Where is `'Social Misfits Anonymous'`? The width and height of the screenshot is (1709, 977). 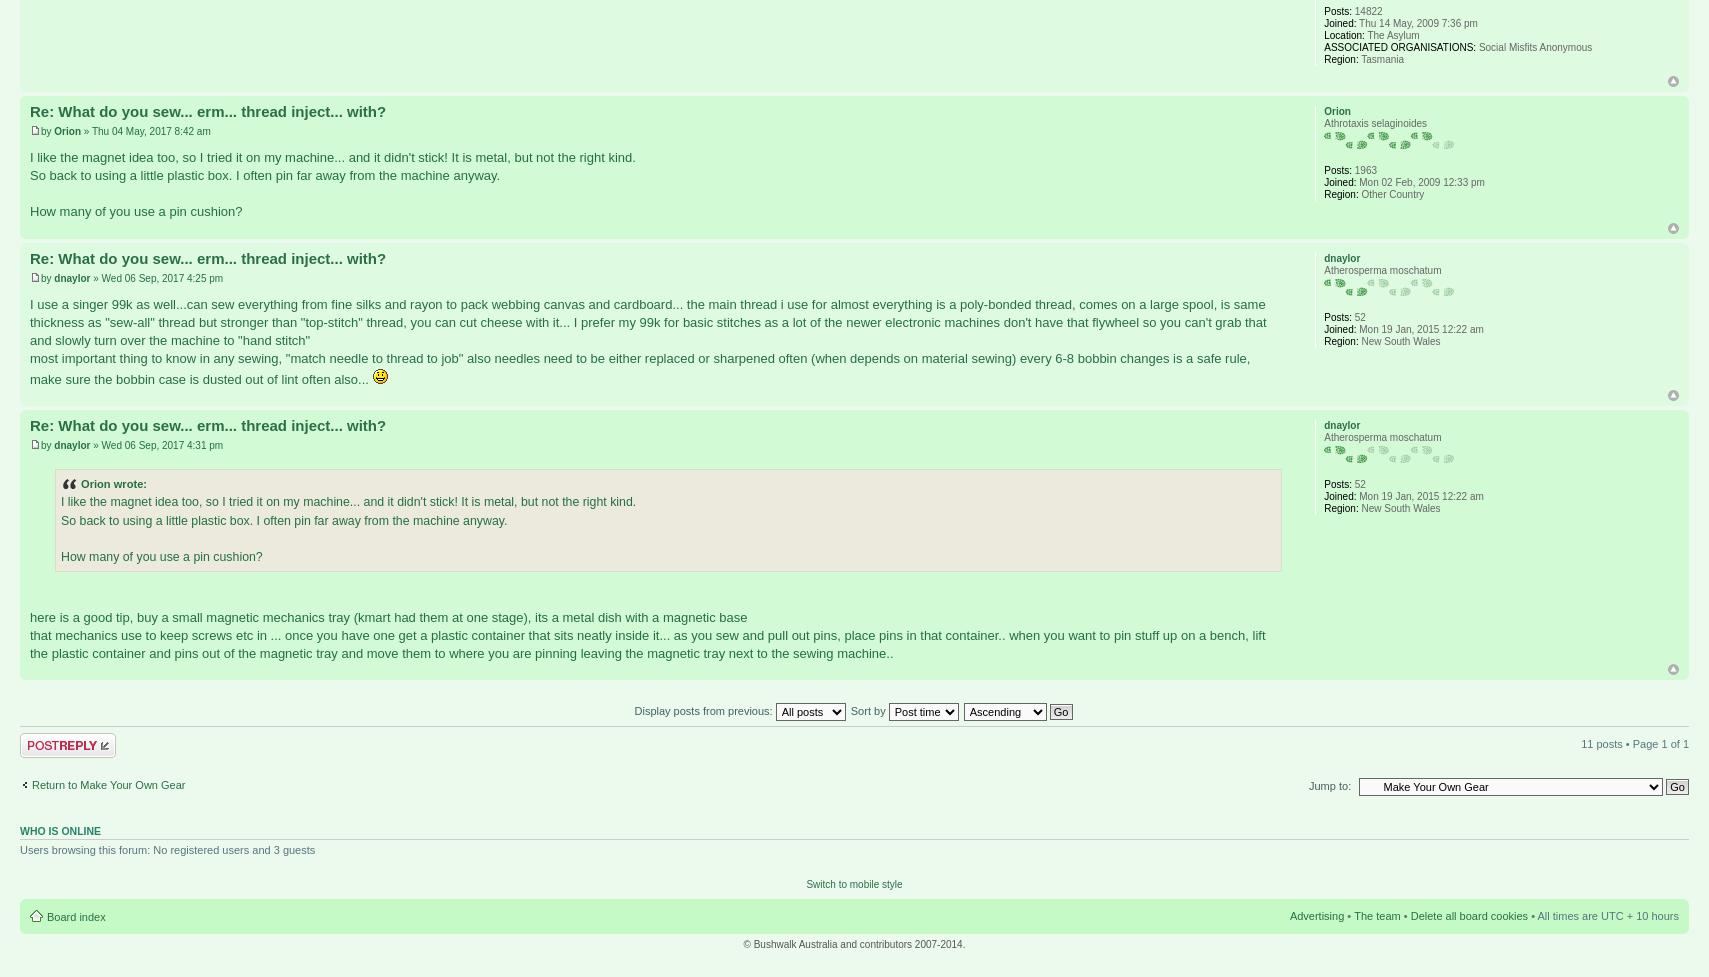
'Social Misfits Anonymous' is located at coordinates (1476, 46).